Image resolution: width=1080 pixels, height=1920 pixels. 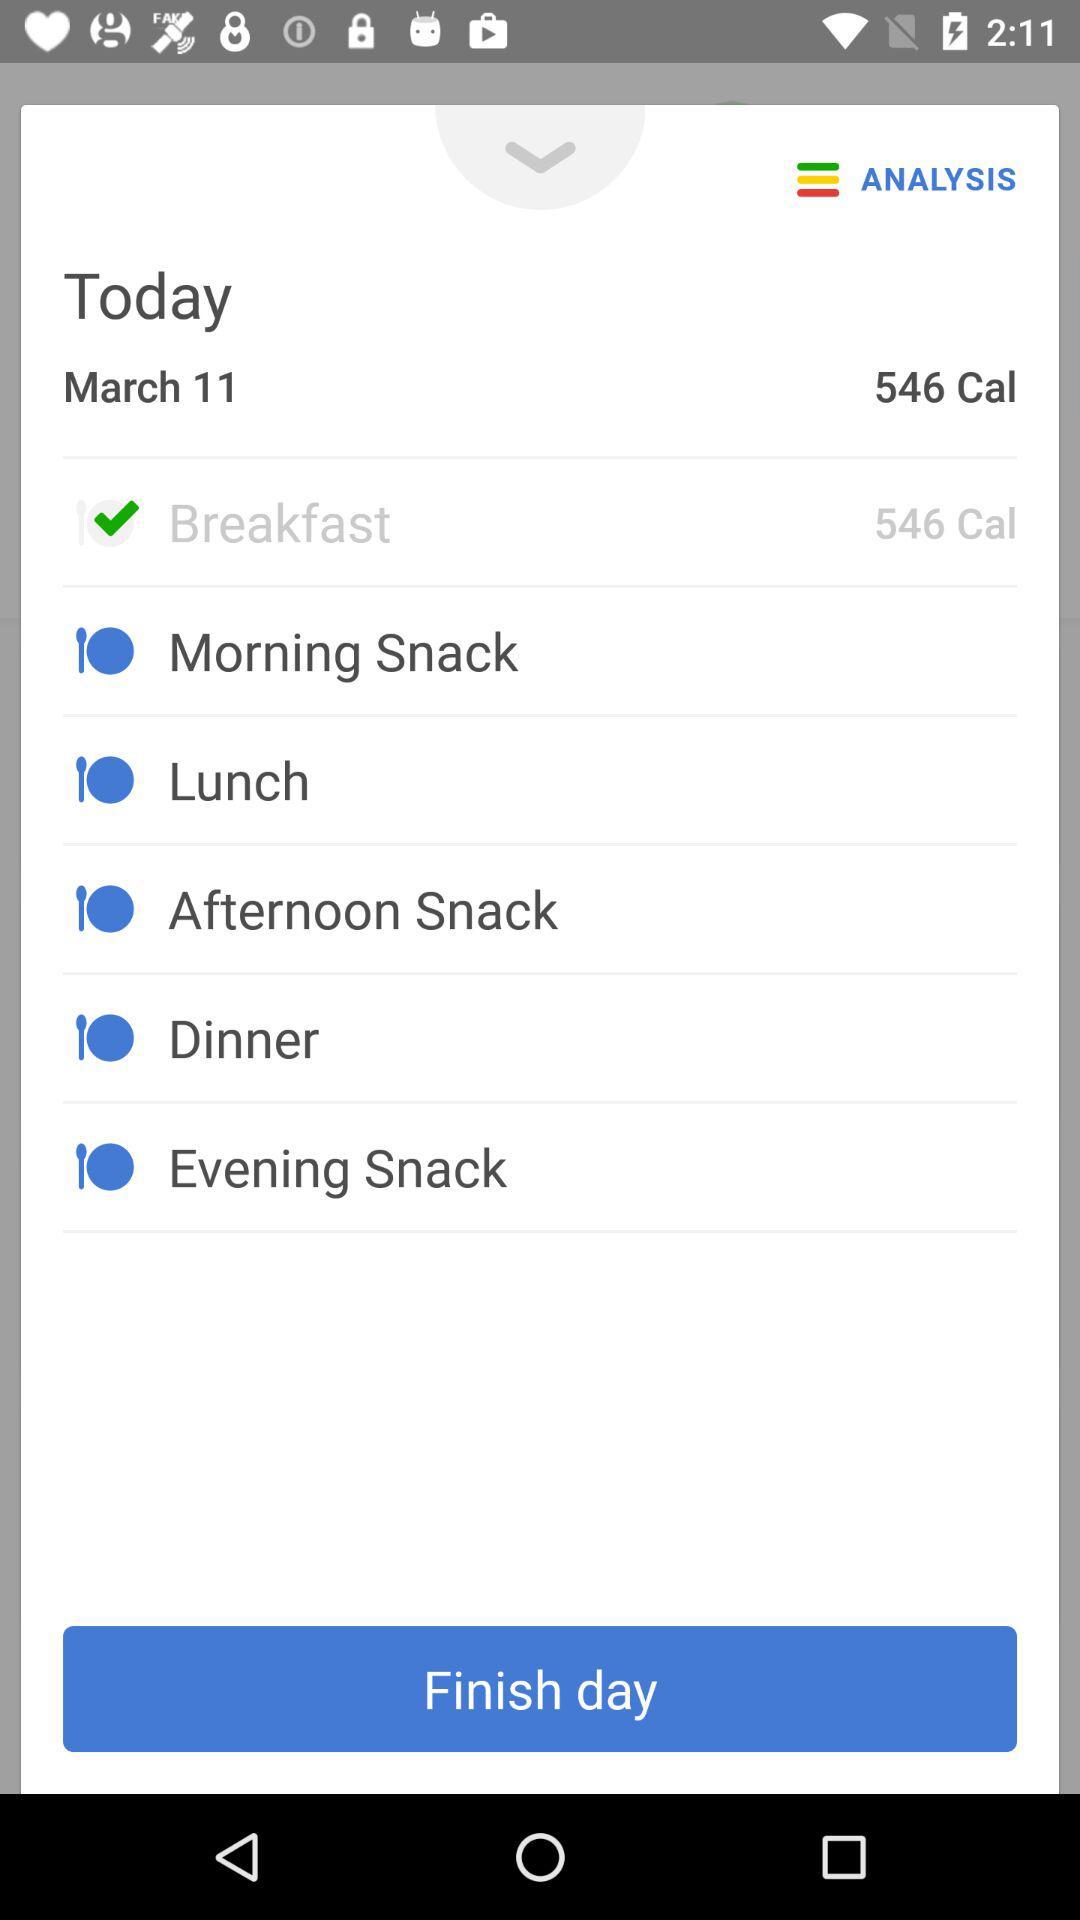 I want to click on go down, so click(x=540, y=156).